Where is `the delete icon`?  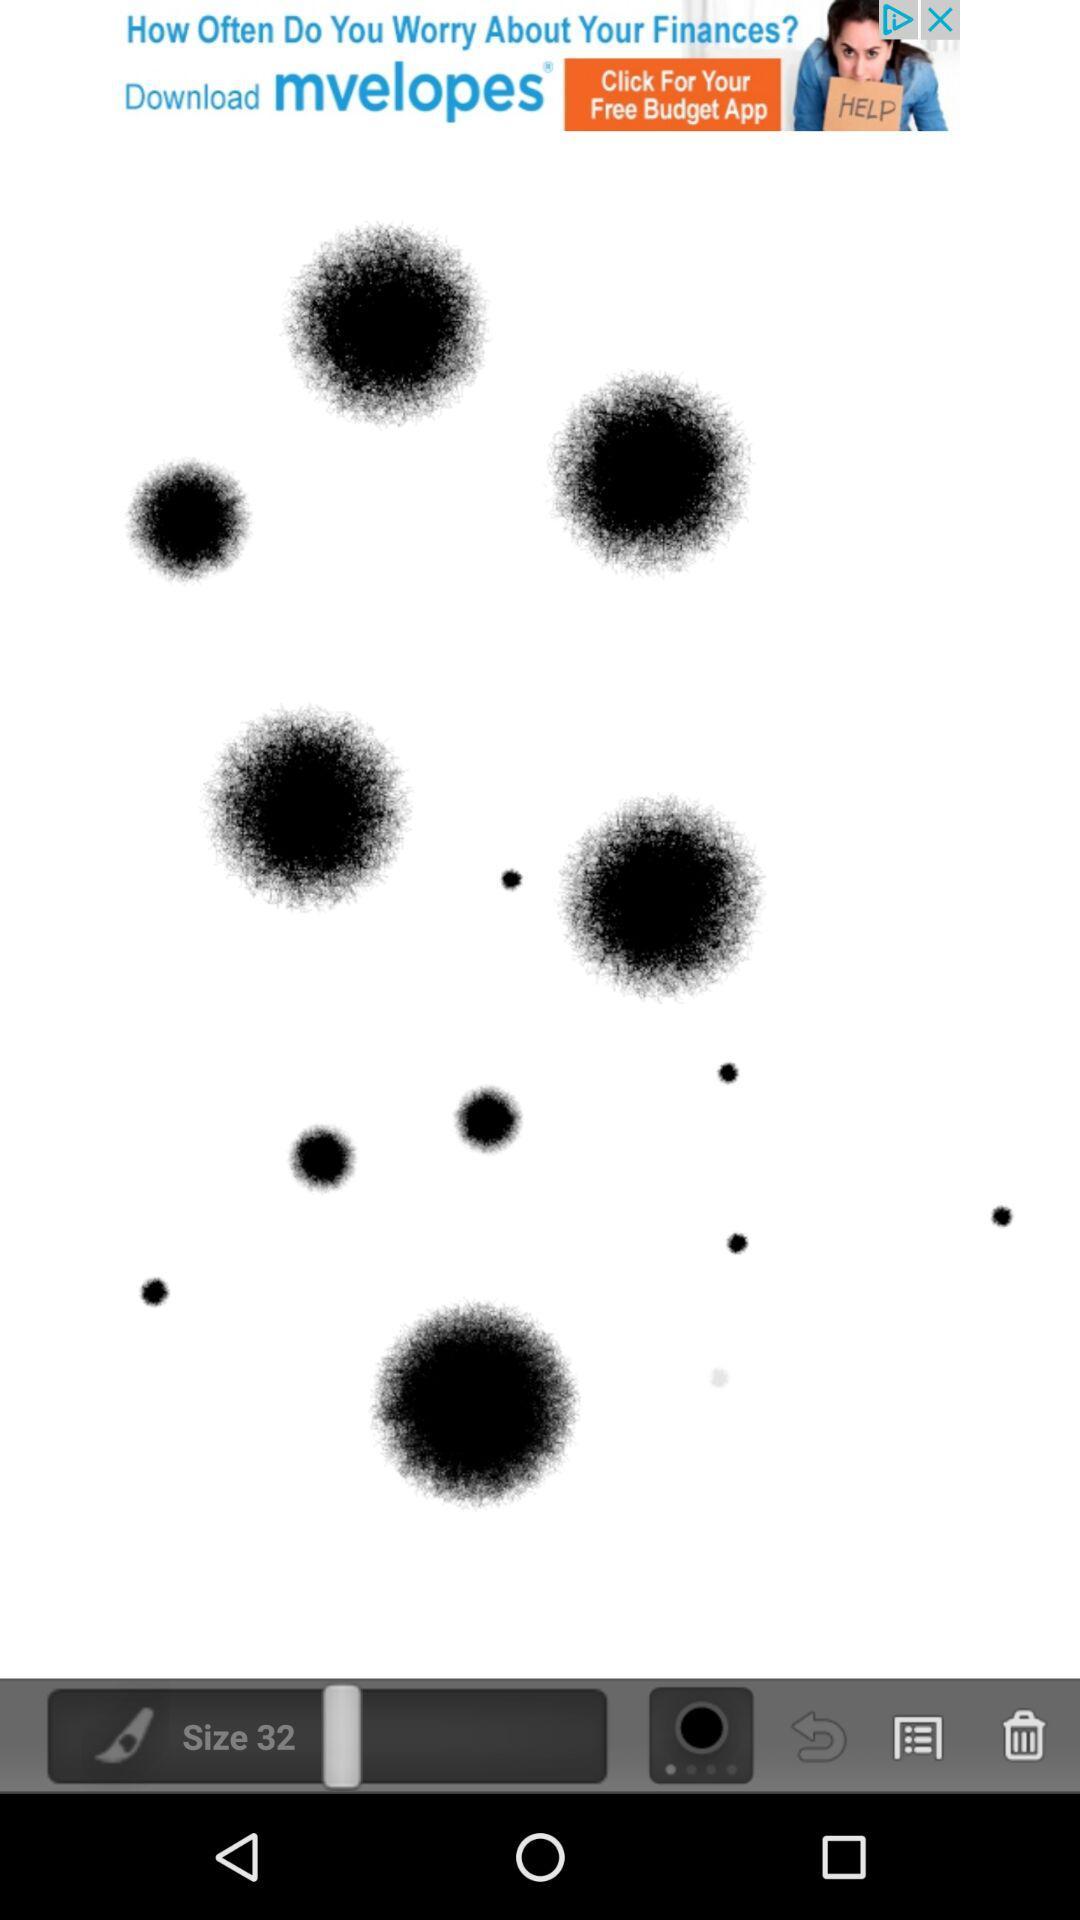
the delete icon is located at coordinates (1022, 1857).